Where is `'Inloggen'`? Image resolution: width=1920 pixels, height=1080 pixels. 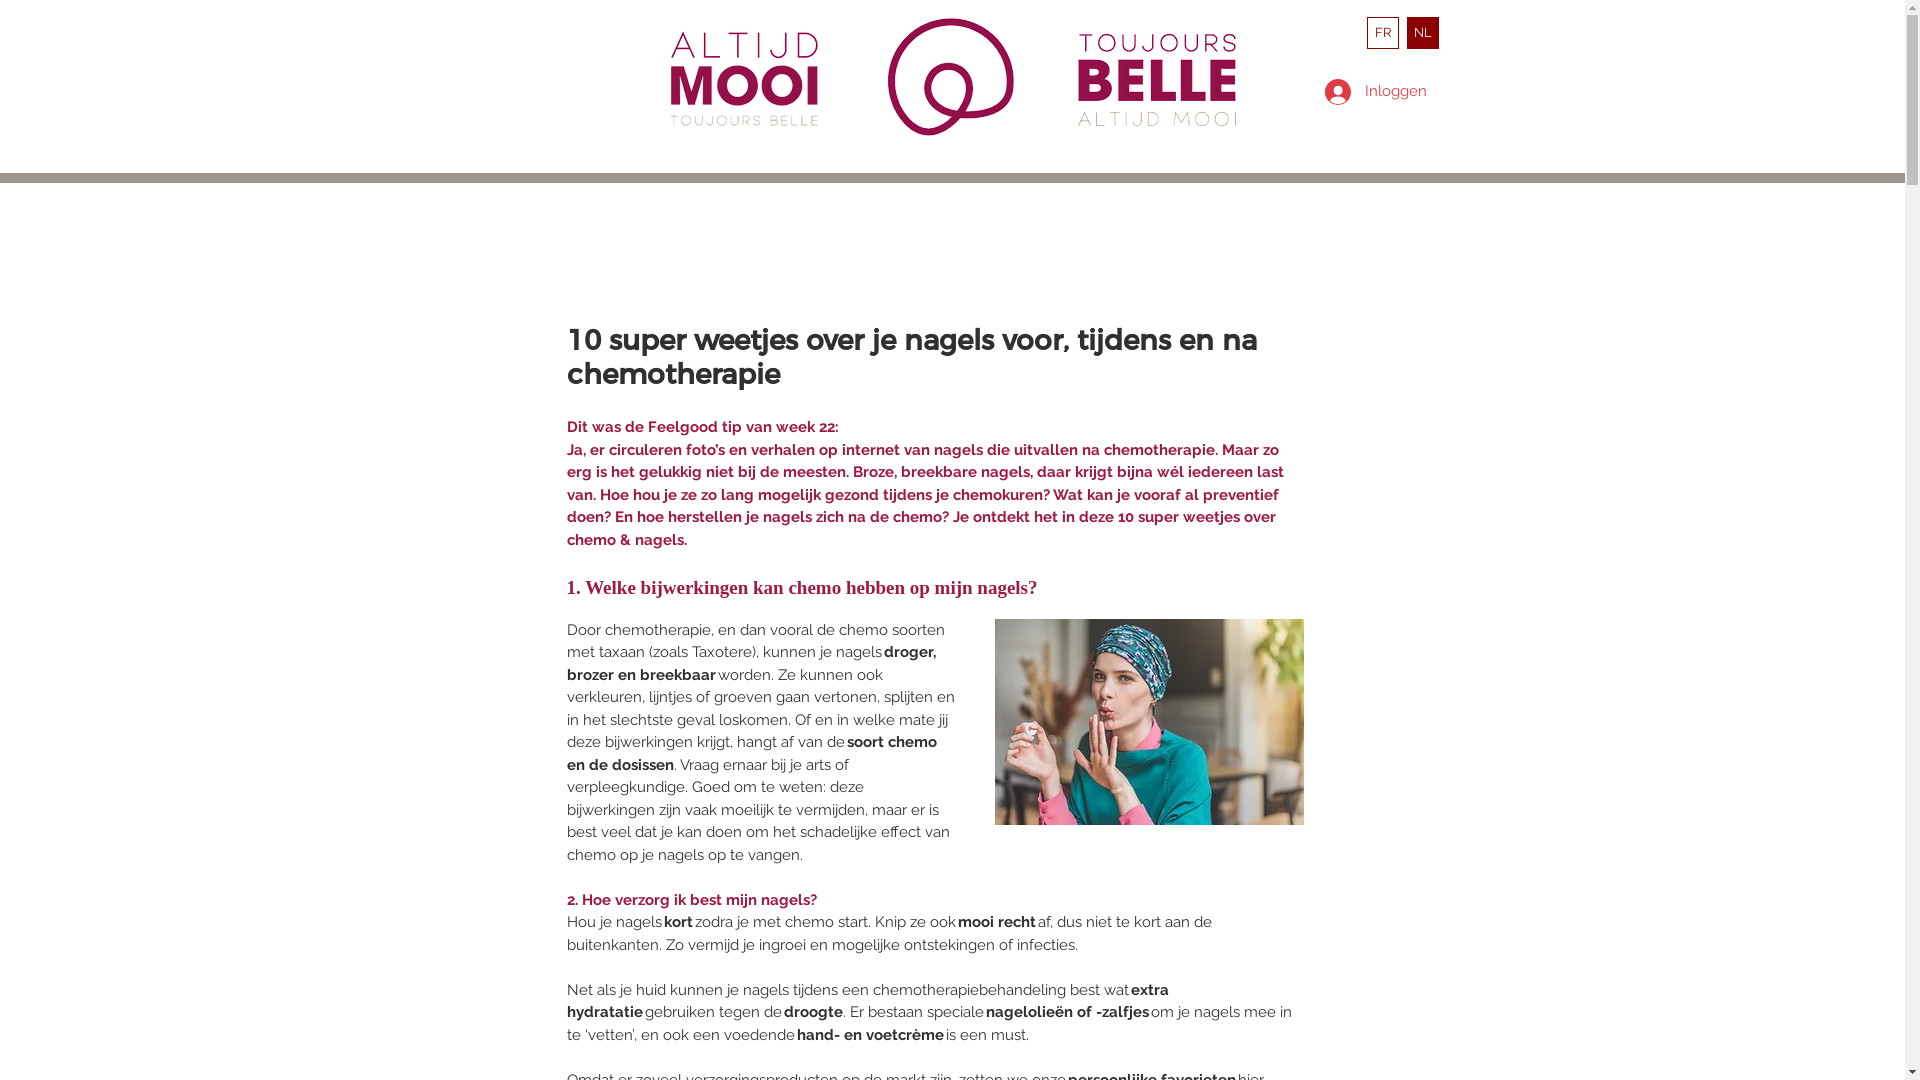 'Inloggen' is located at coordinates (1368, 91).